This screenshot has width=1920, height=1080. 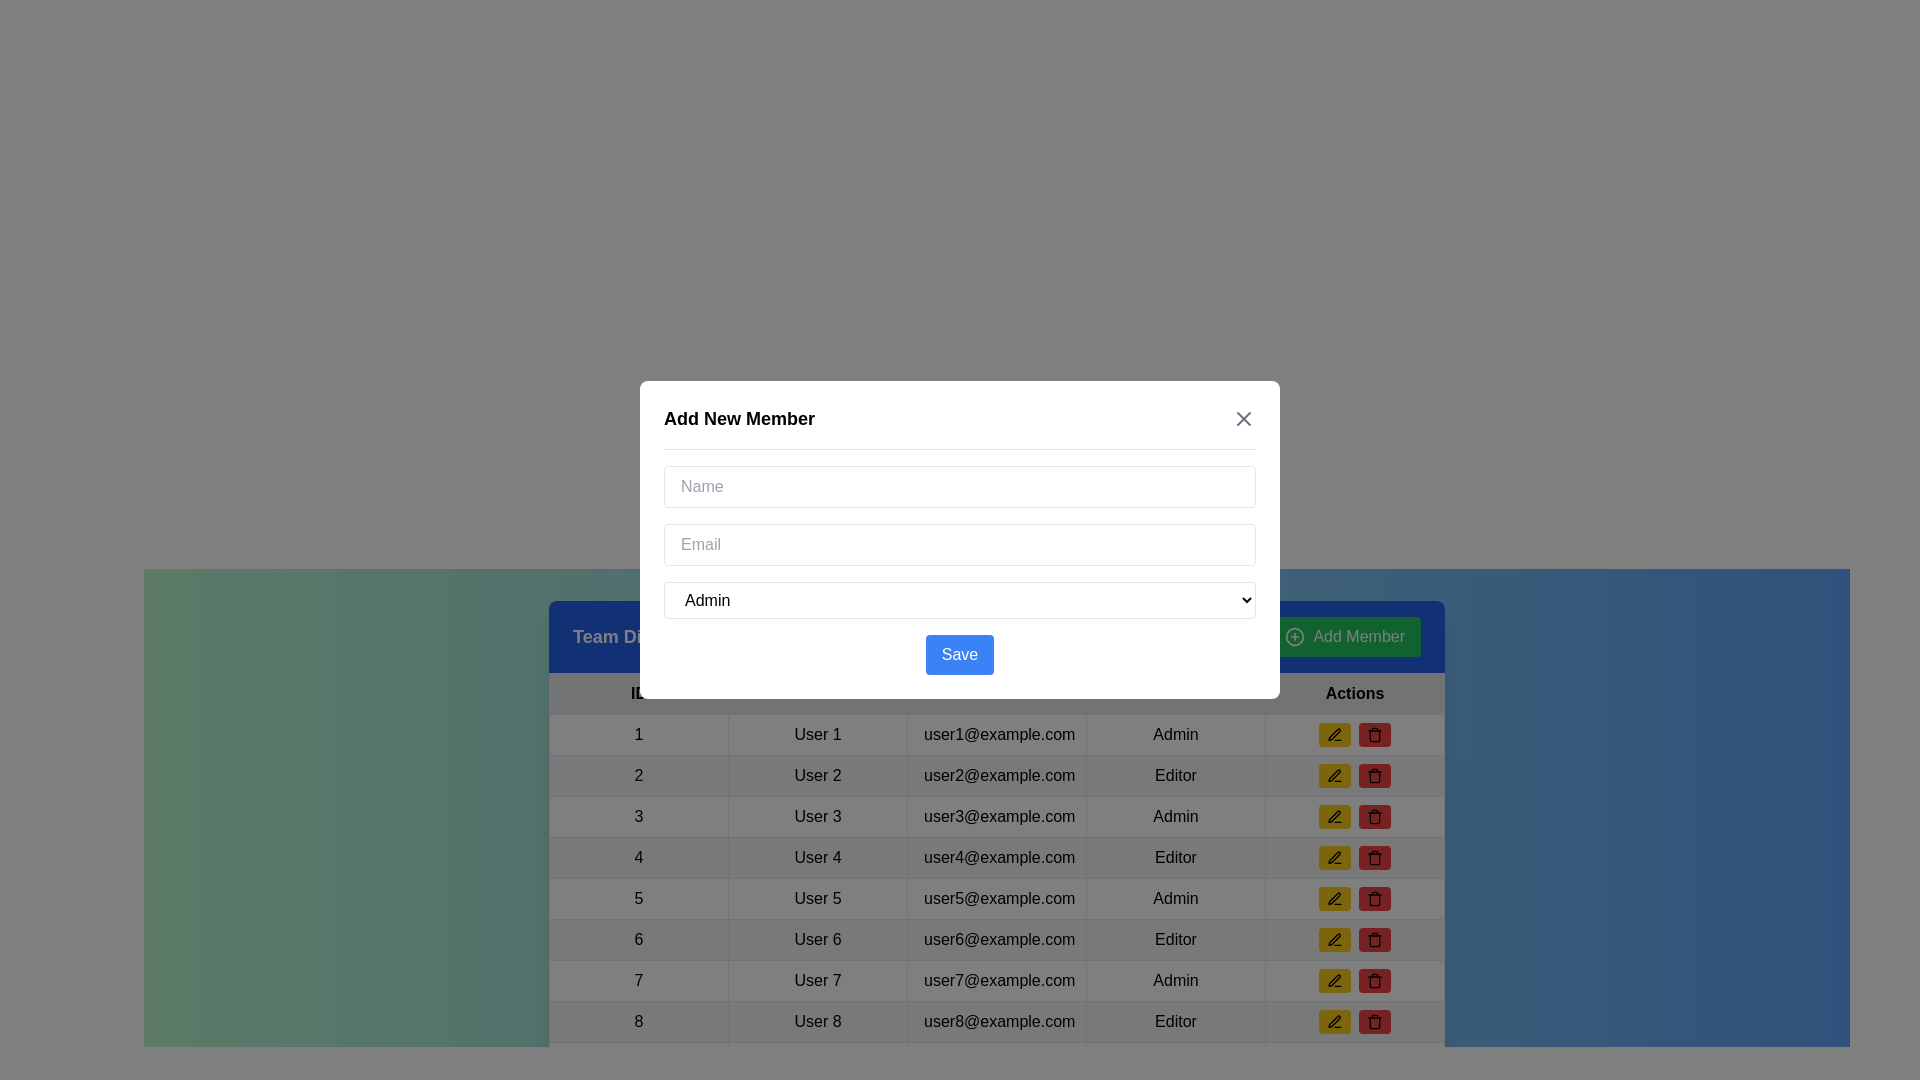 What do you see at coordinates (997, 940) in the screenshot?
I see `the specific cell of the sixth table row displaying data for User 6 to interact with its contents` at bounding box center [997, 940].